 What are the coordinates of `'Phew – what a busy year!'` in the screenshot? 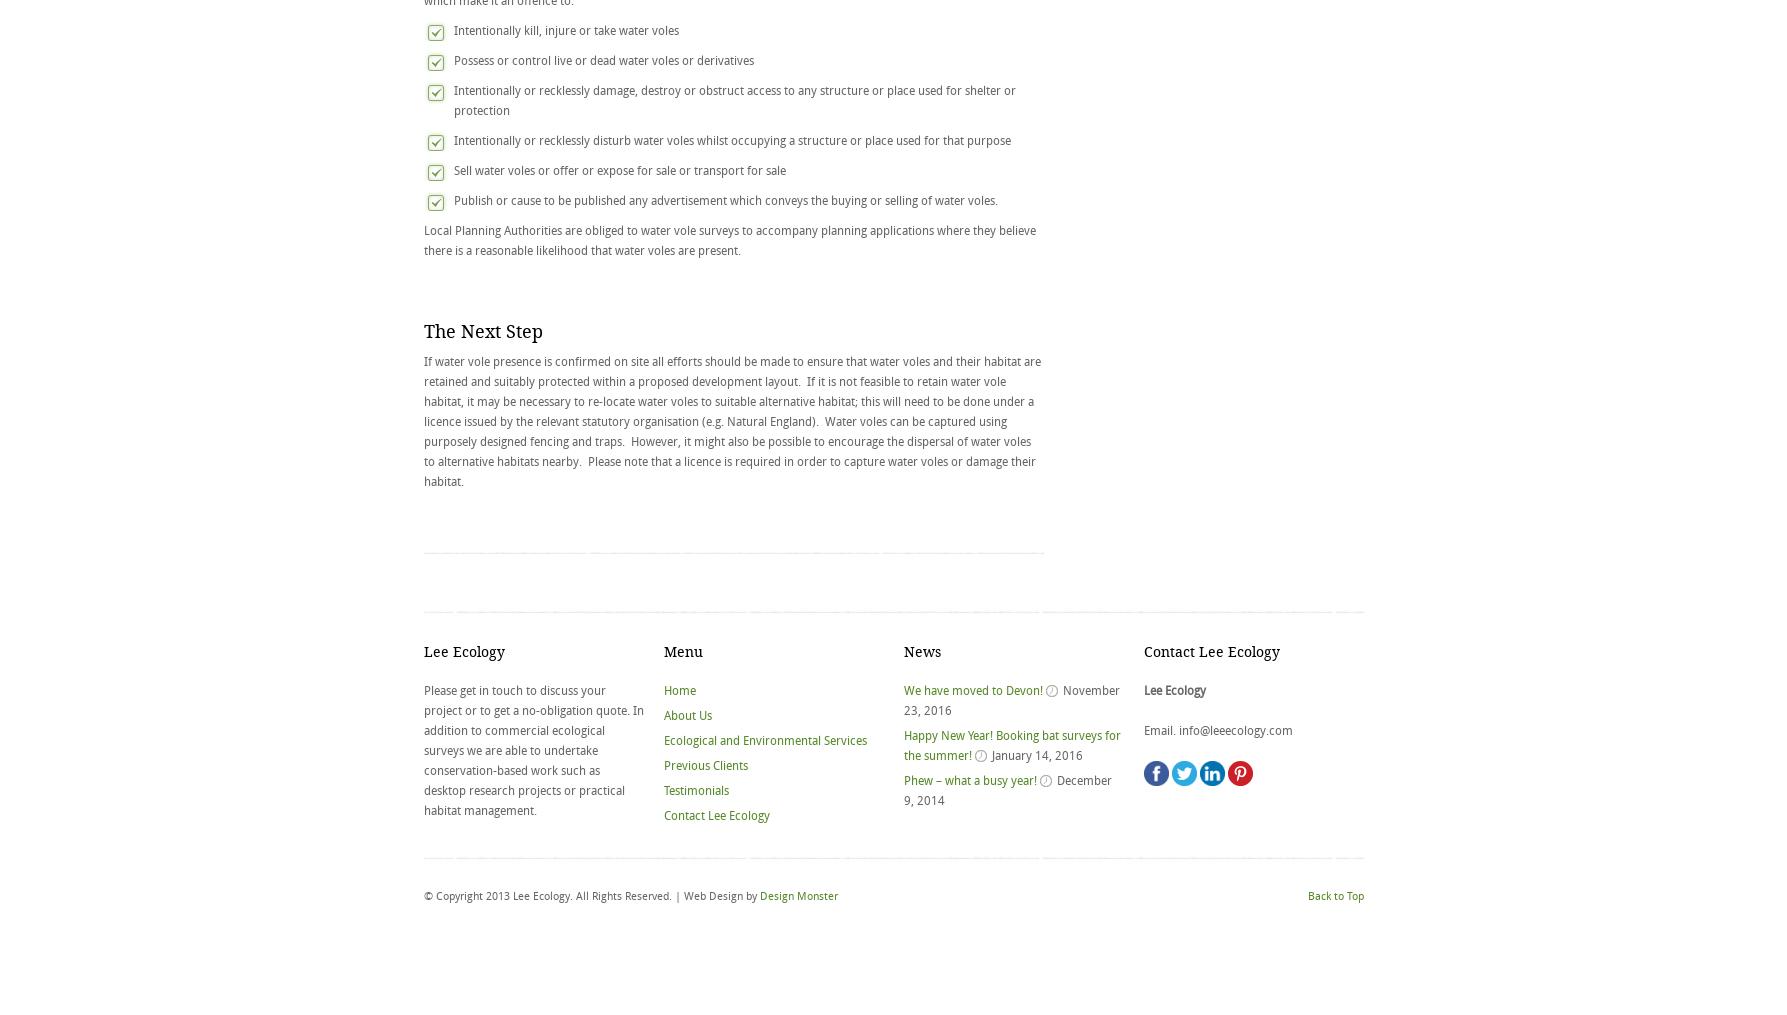 It's located at (968, 779).